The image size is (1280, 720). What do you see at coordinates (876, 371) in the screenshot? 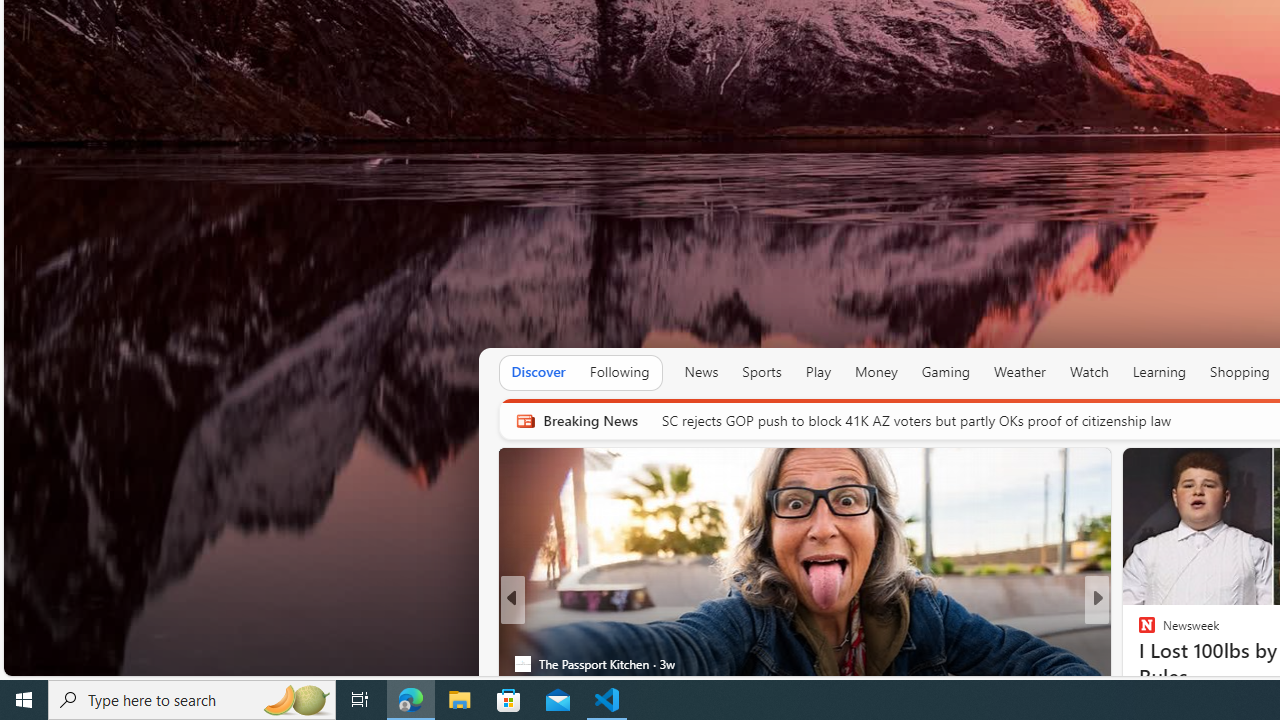
I see `'Money'` at bounding box center [876, 371].